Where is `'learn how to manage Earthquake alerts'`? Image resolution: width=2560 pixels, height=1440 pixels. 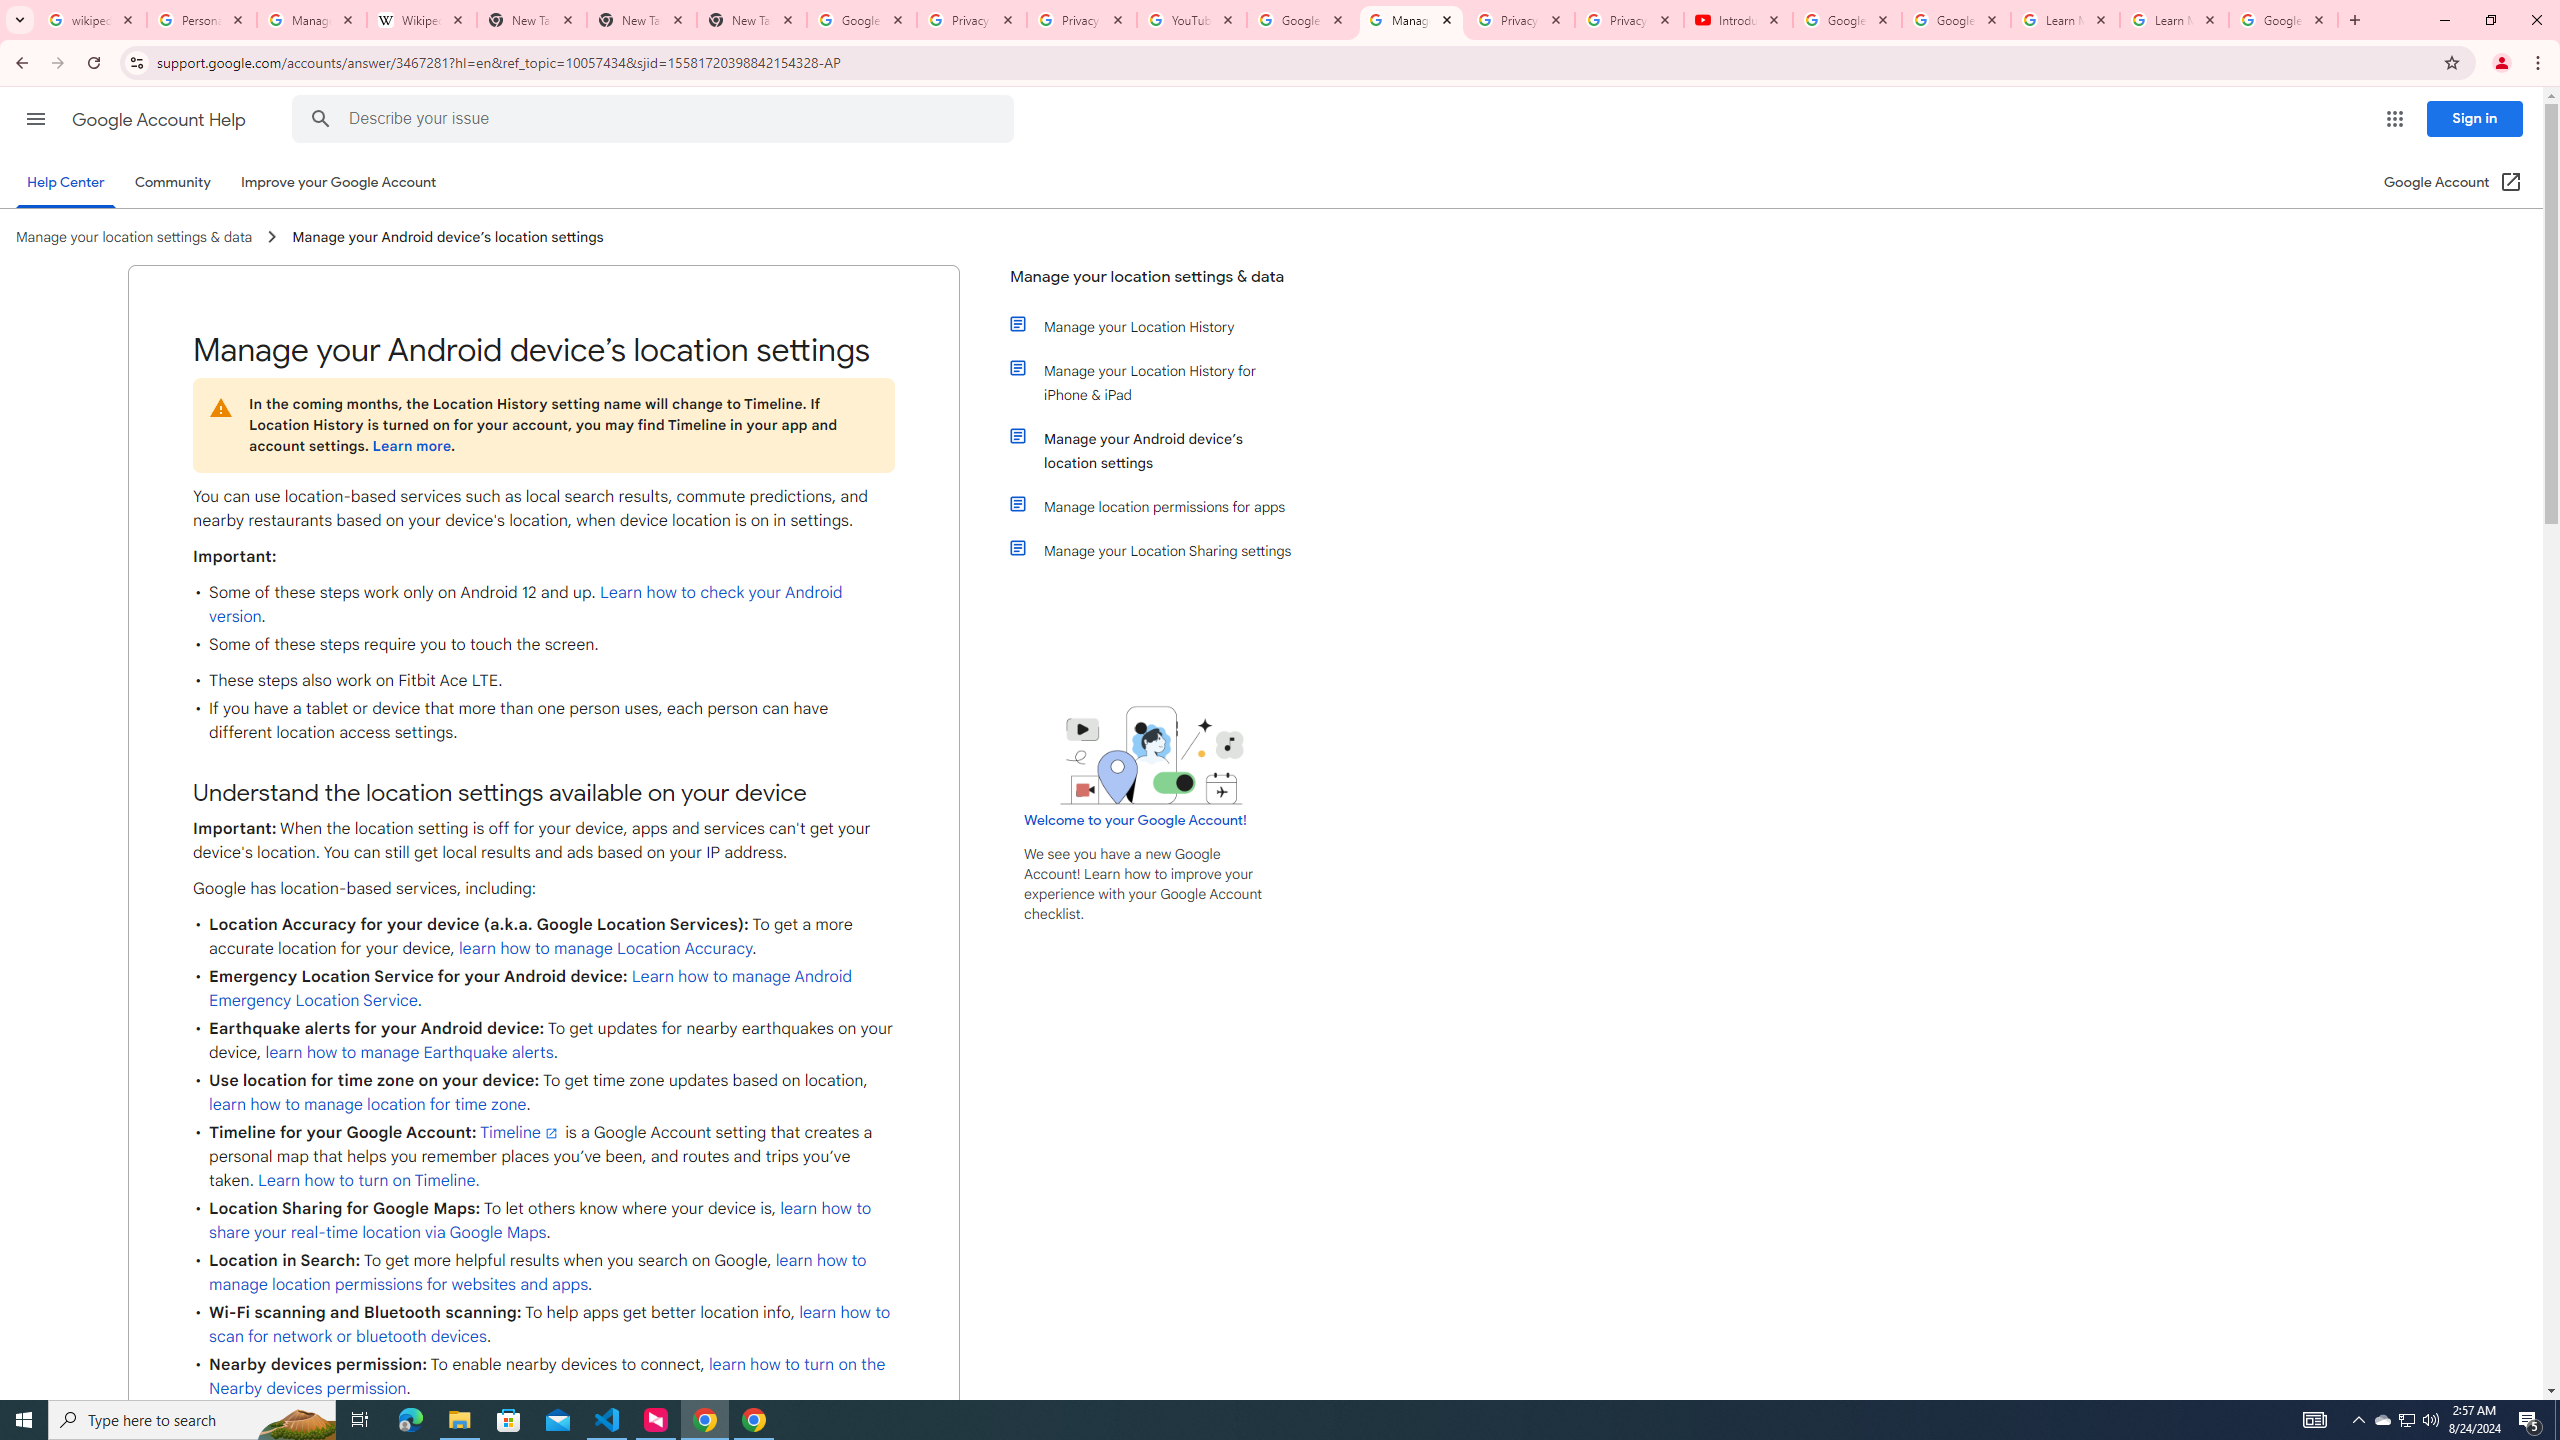
'learn how to manage Earthquake alerts' is located at coordinates (408, 1052).